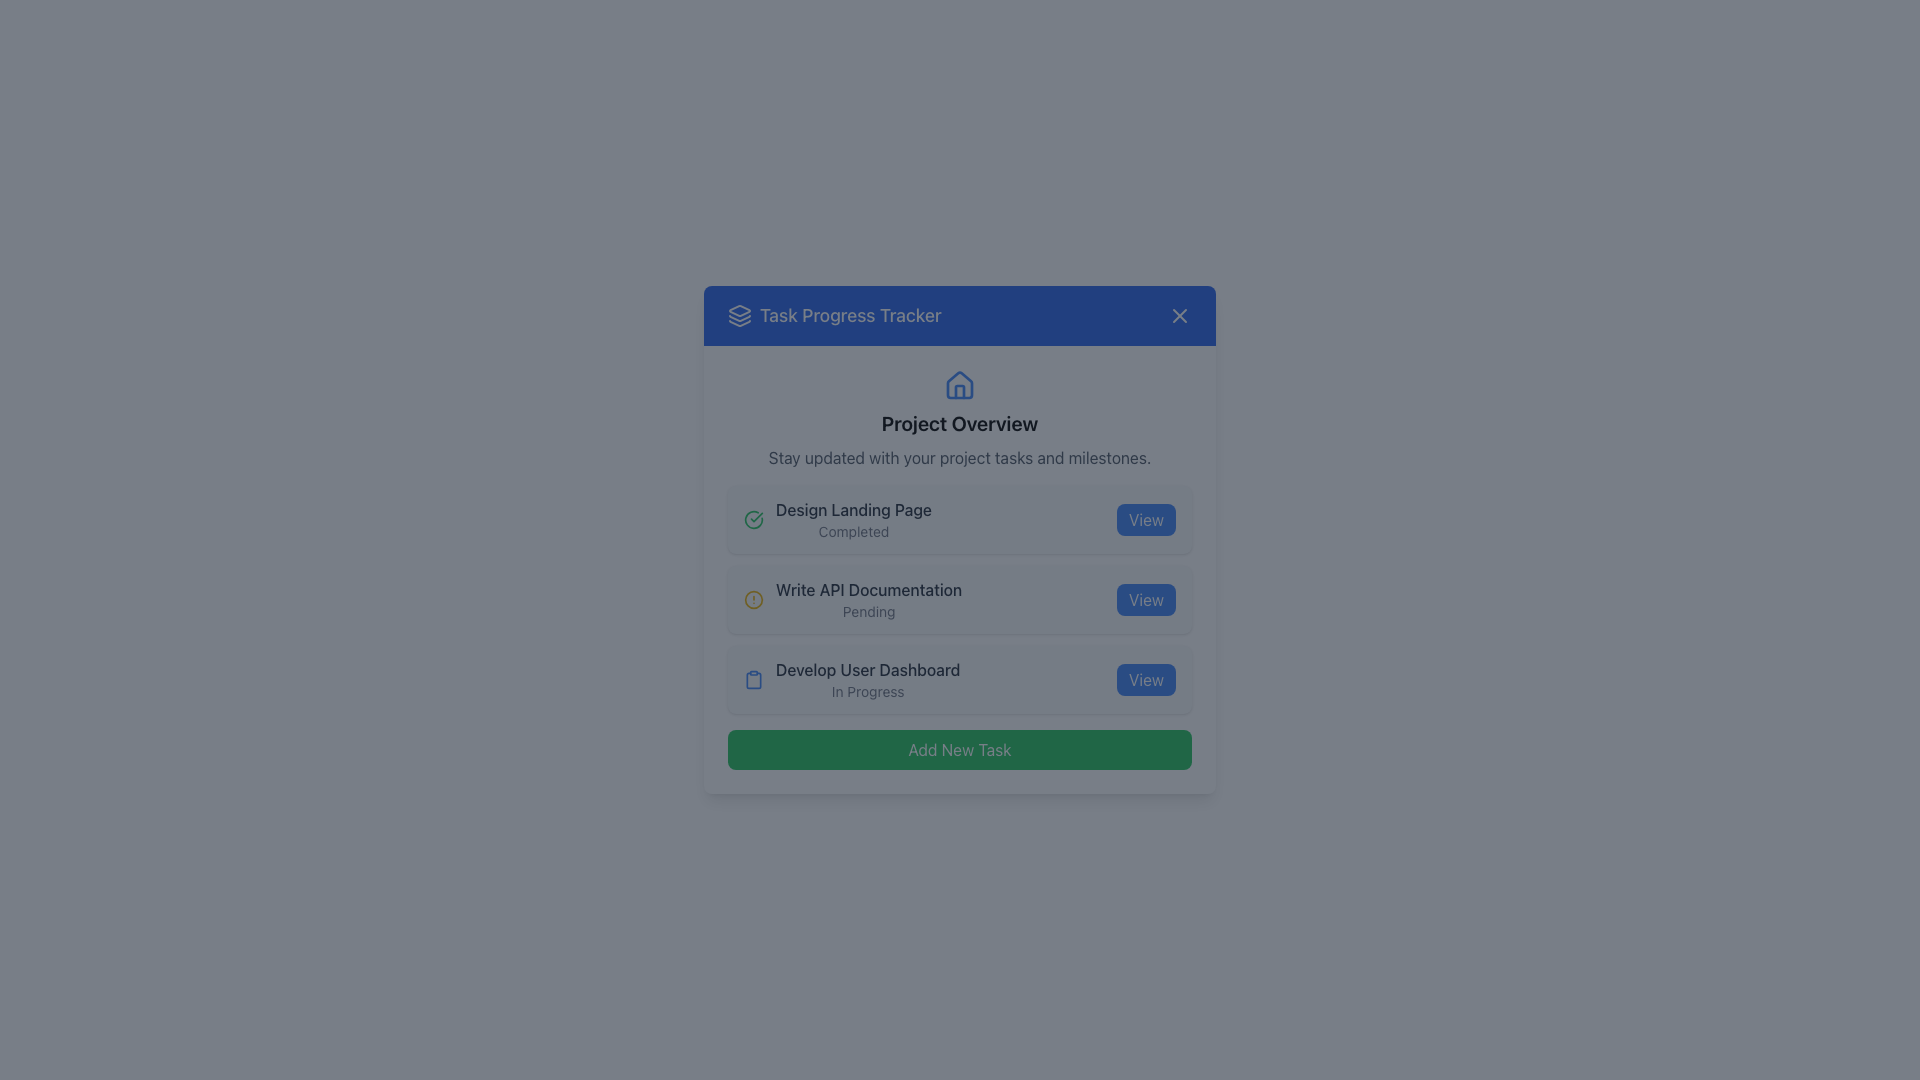 The image size is (1920, 1080). What do you see at coordinates (869, 589) in the screenshot?
I see `the text label displaying 'Write API Documentation', which is styled in gray and appears bold in a task management interface` at bounding box center [869, 589].